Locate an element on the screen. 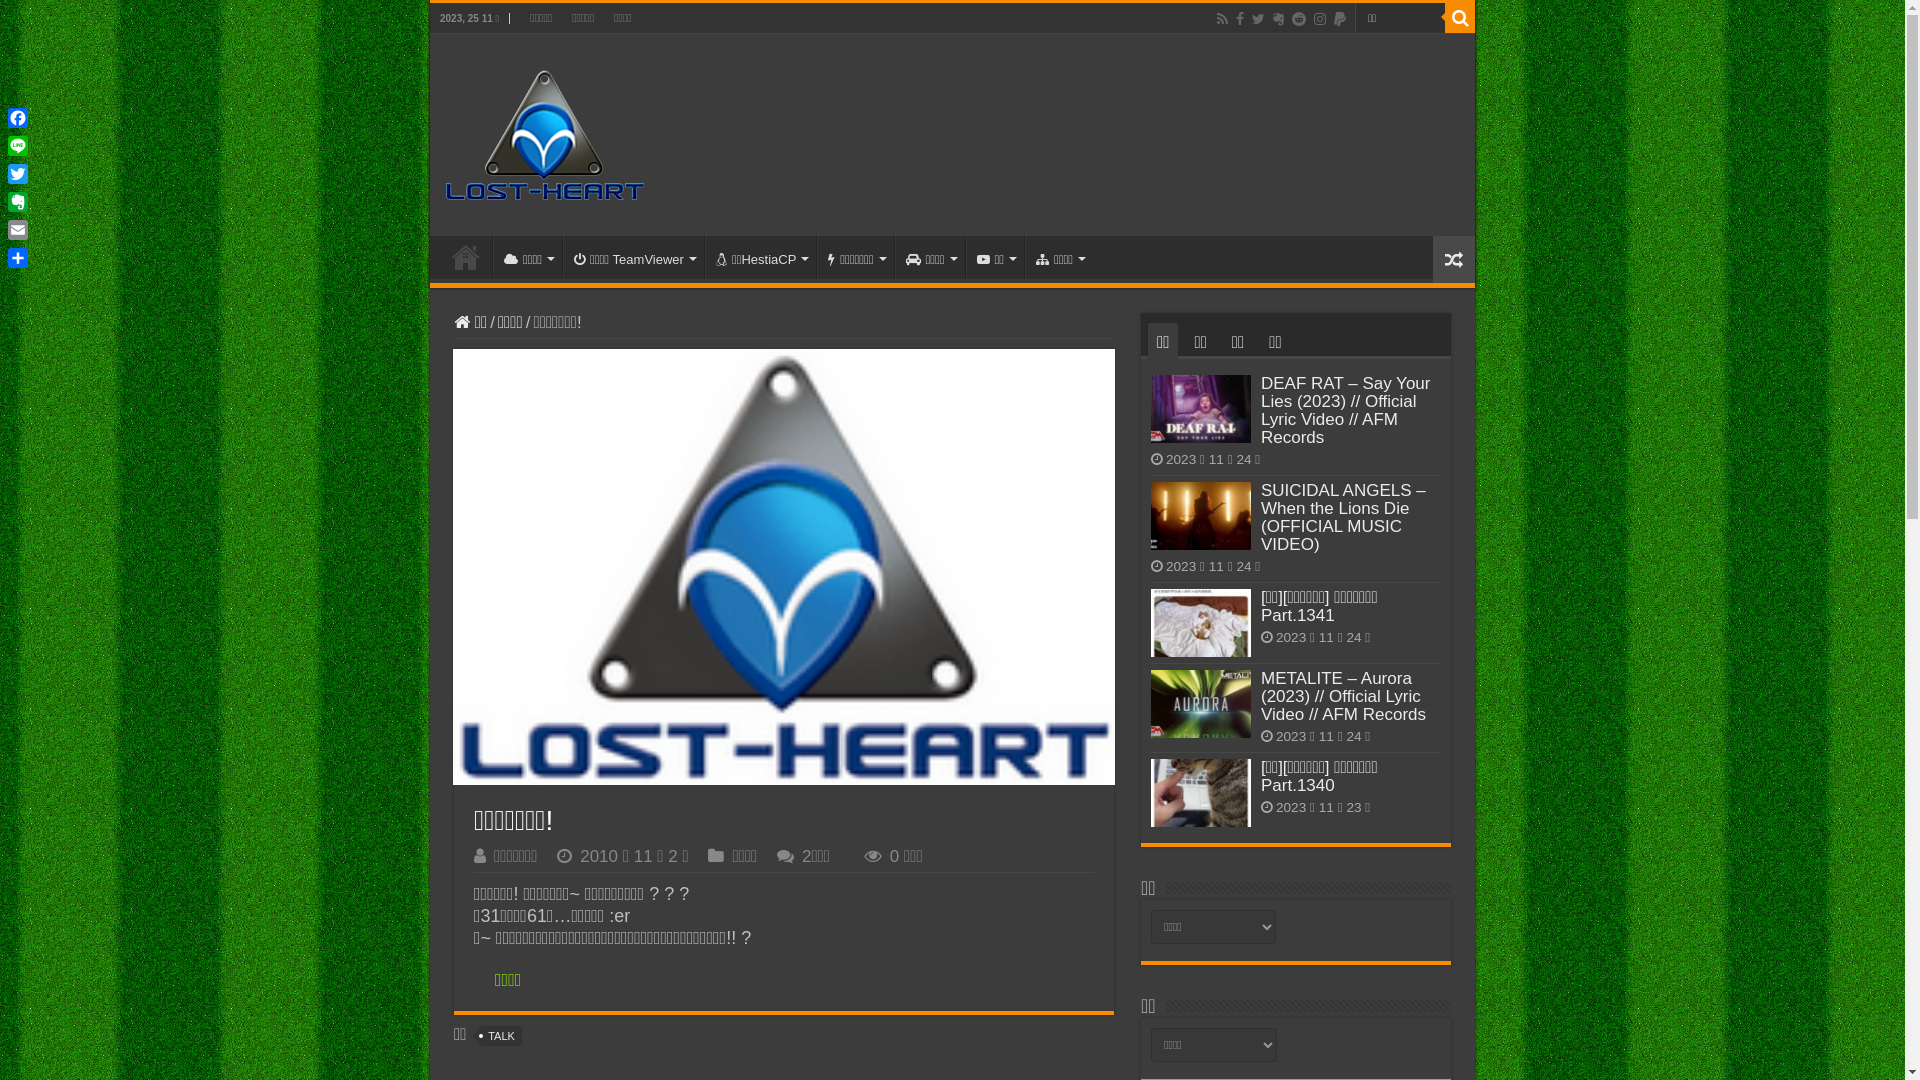  'Evernote' is located at coordinates (1277, 19).